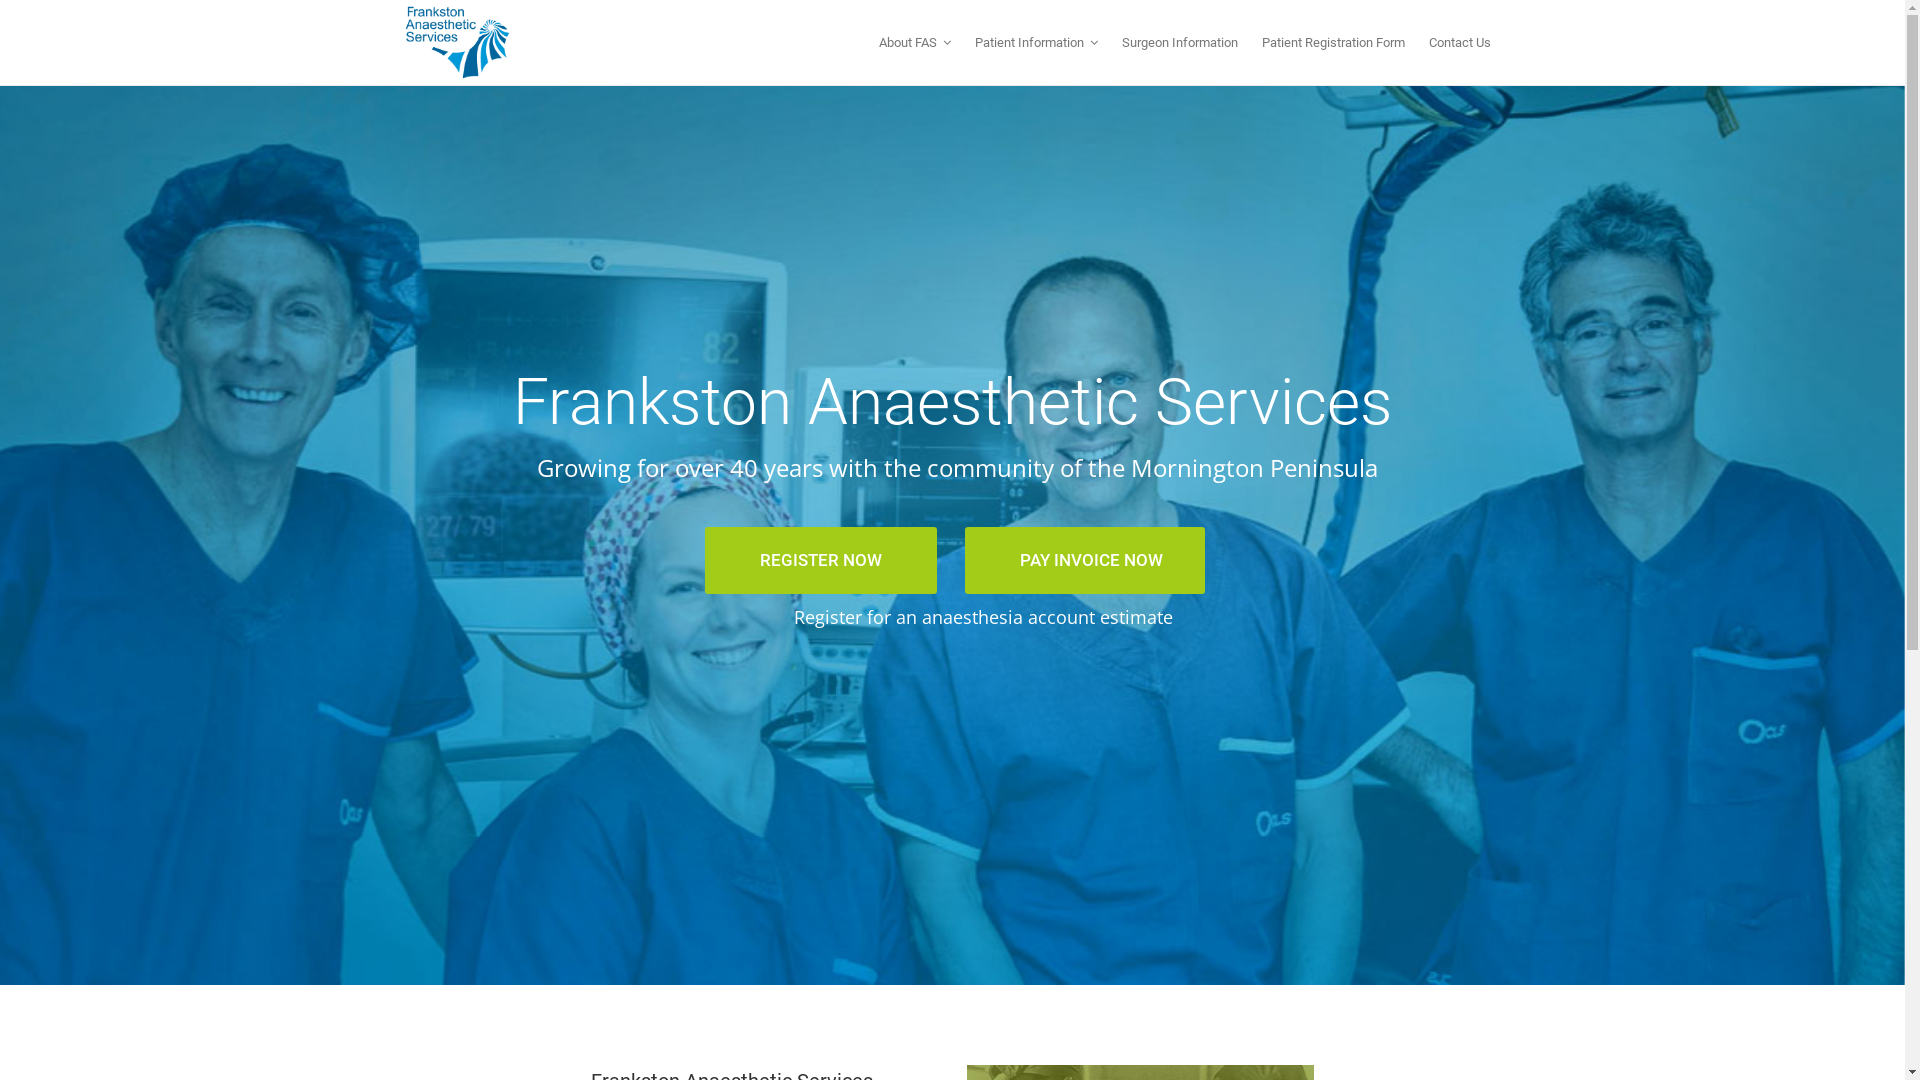 This screenshot has width=1920, height=1080. Describe the element at coordinates (1180, 42) in the screenshot. I see `'Surgeon Information'` at that location.